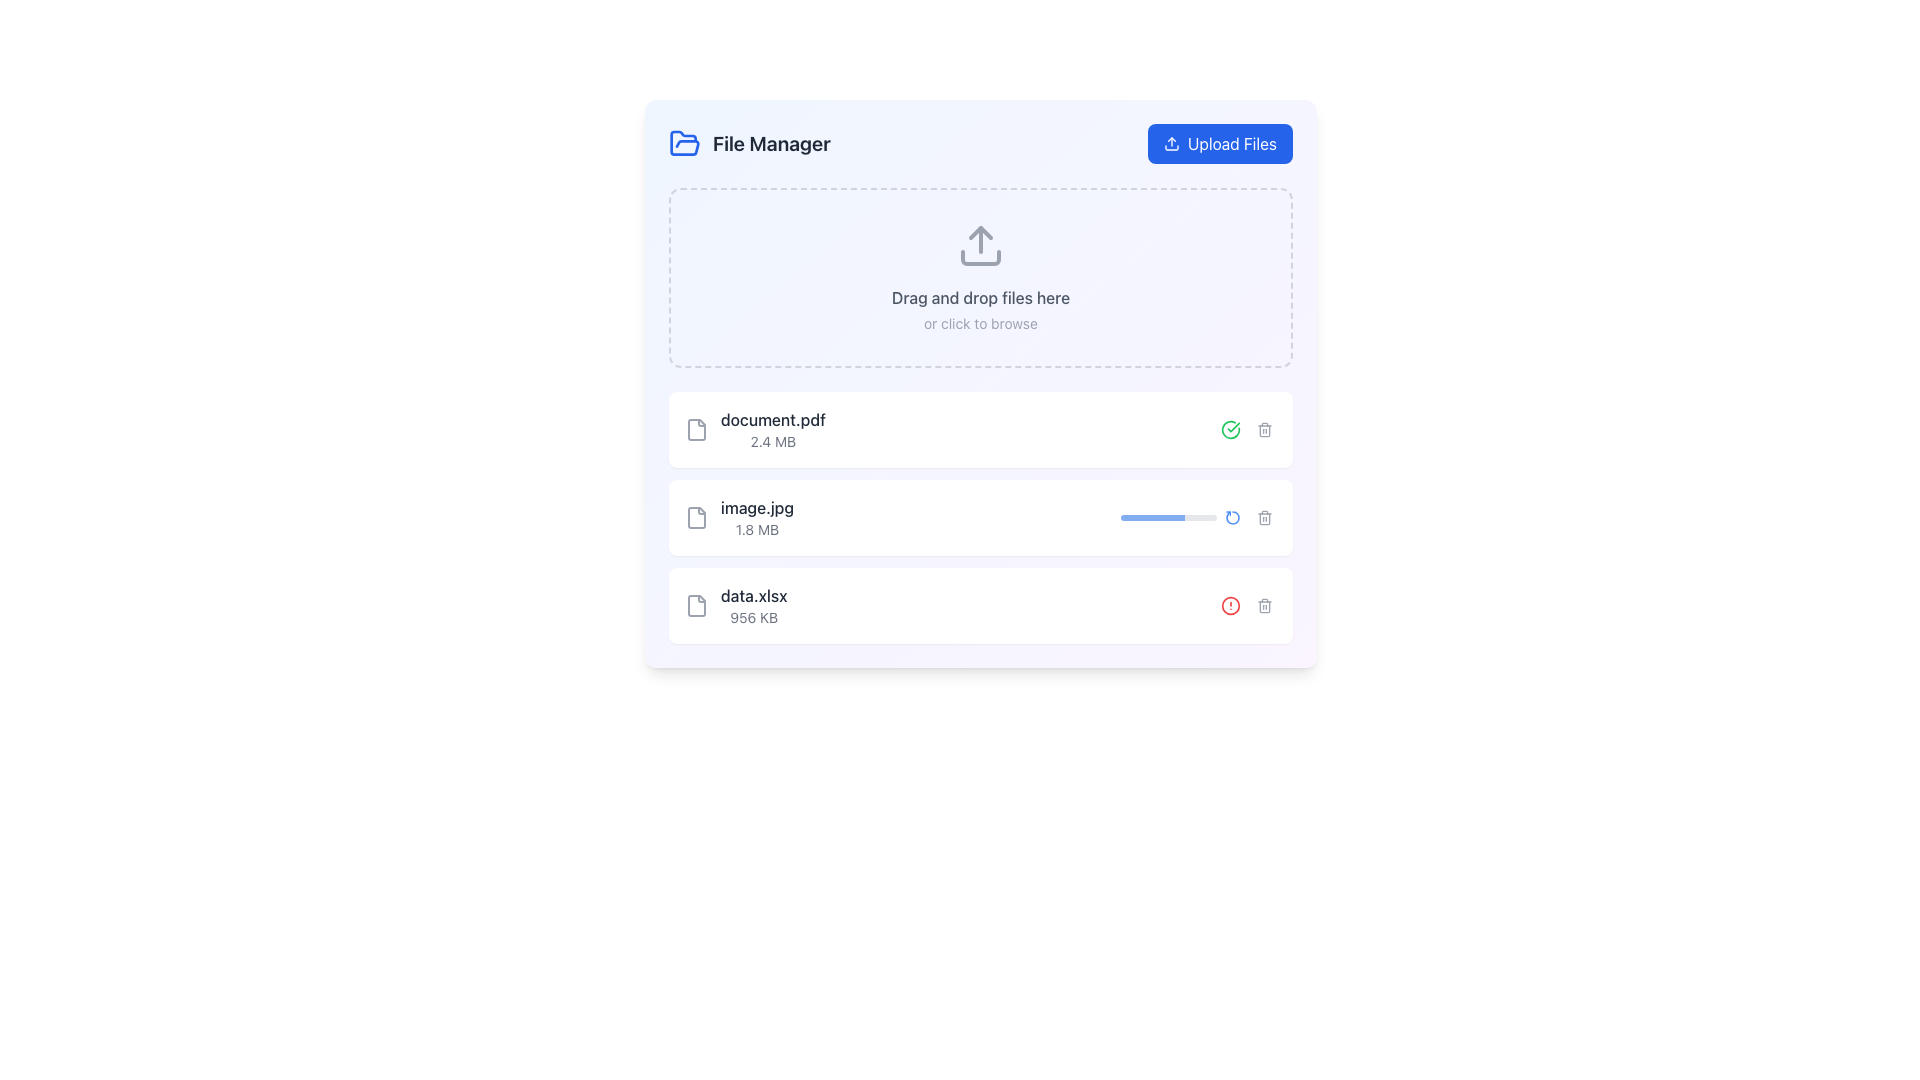  I want to click on the text label that suggests an alternative action for uploading files, located below the 'Drag and drop files here' text within the dashed-bordered upload section, so click(980, 323).